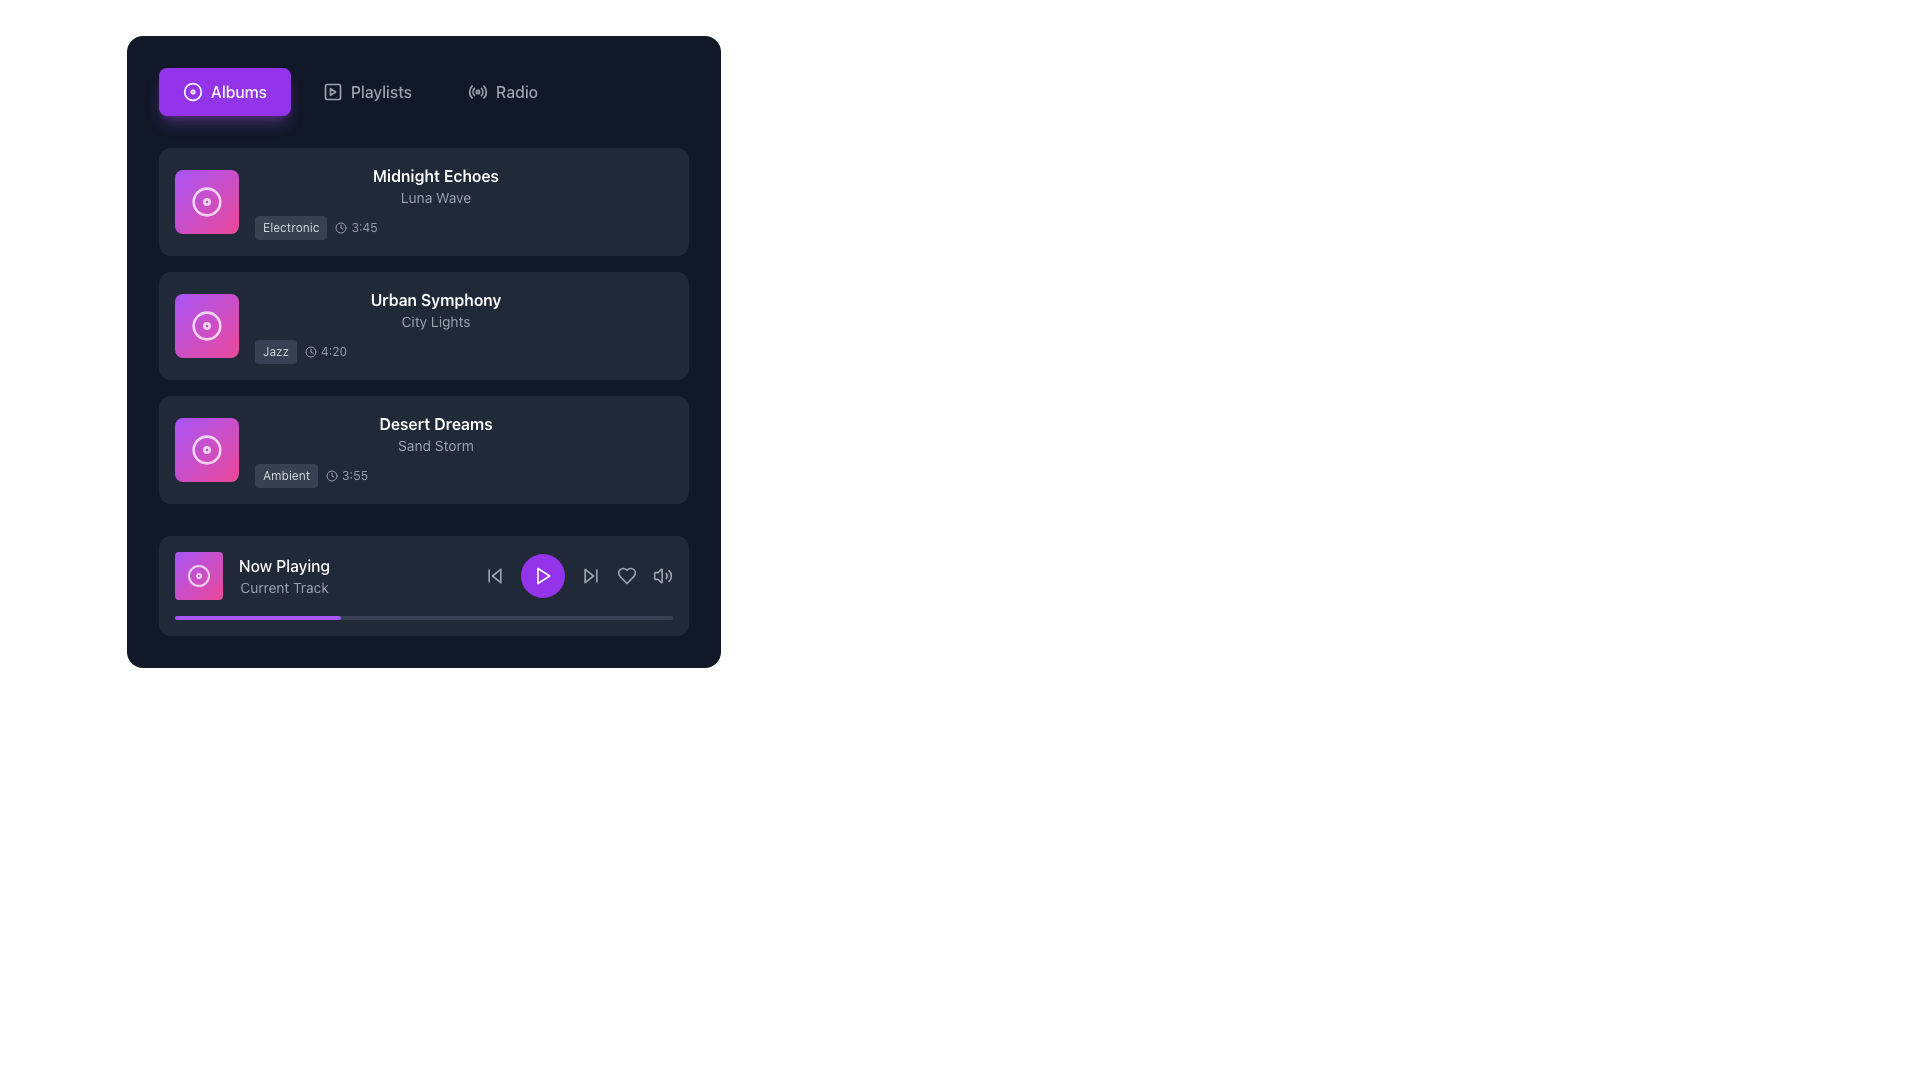 Image resolution: width=1920 pixels, height=1080 pixels. What do you see at coordinates (494, 575) in the screenshot?
I see `the skip back button located at the far left of the media control icons in the bottom bar to observe its hover effect` at bounding box center [494, 575].